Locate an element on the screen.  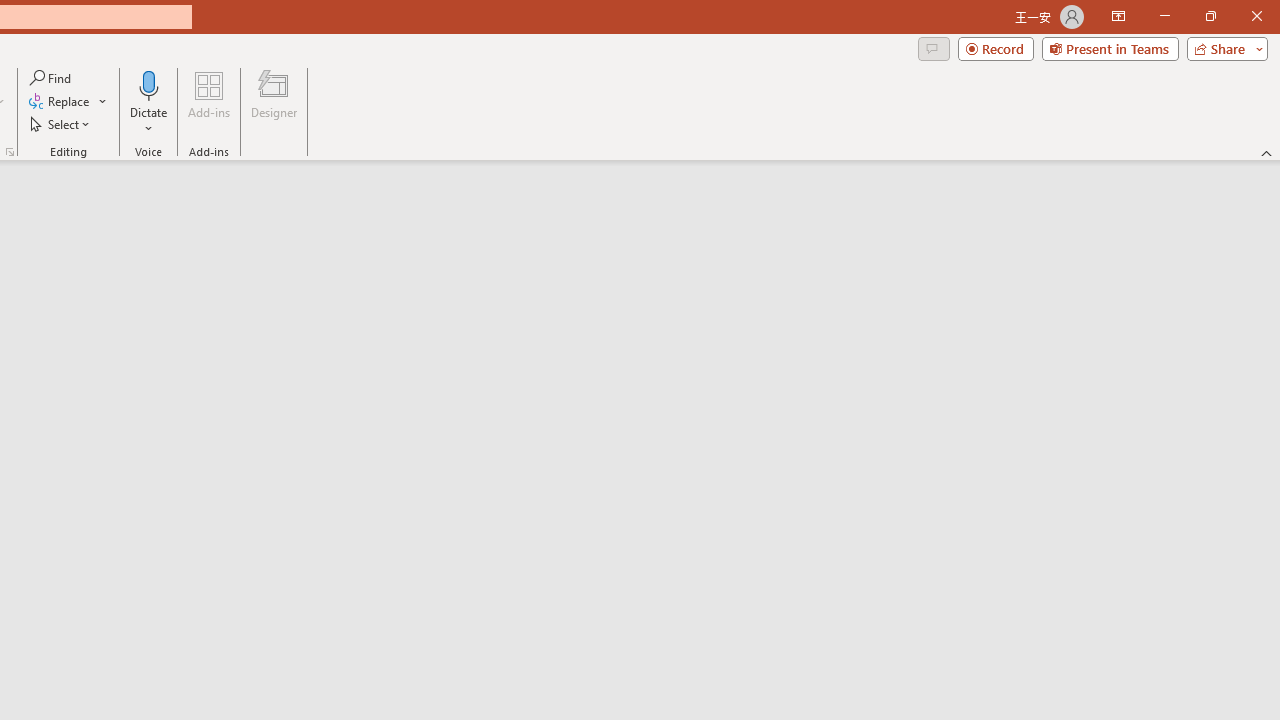
'Dictate' is located at coordinates (148, 103).